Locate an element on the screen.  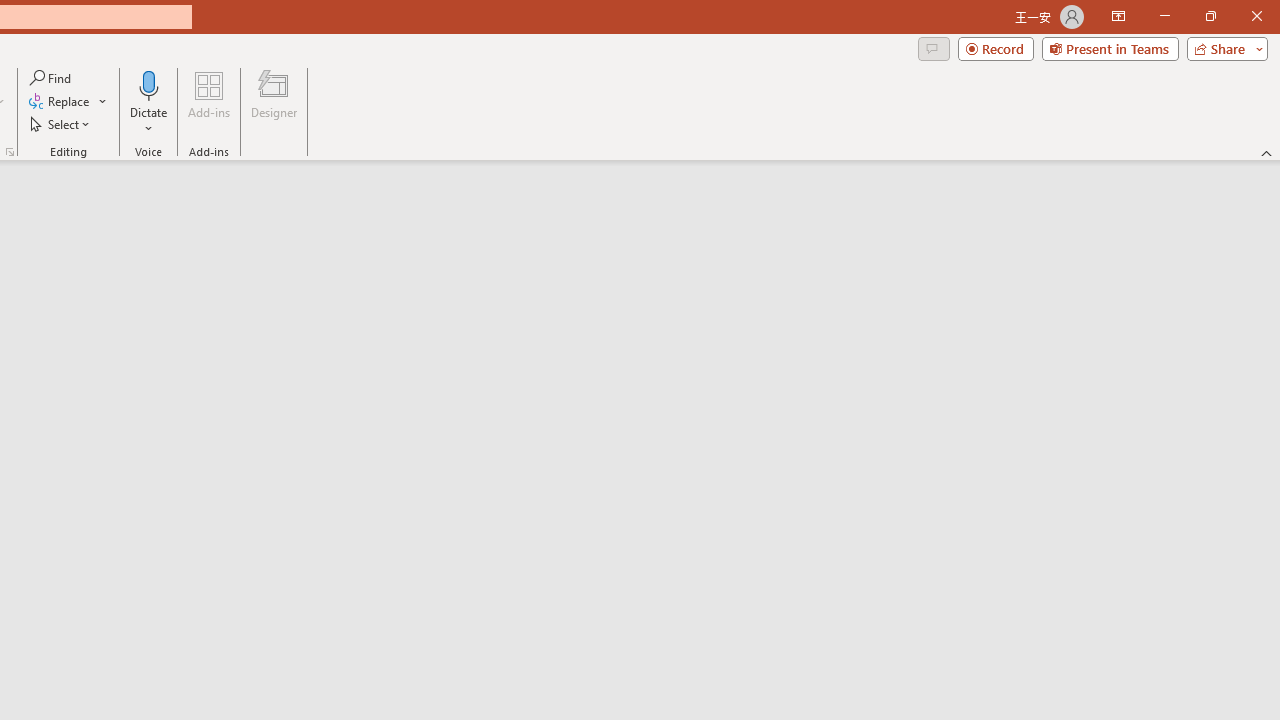
'Dictate' is located at coordinates (148, 103).